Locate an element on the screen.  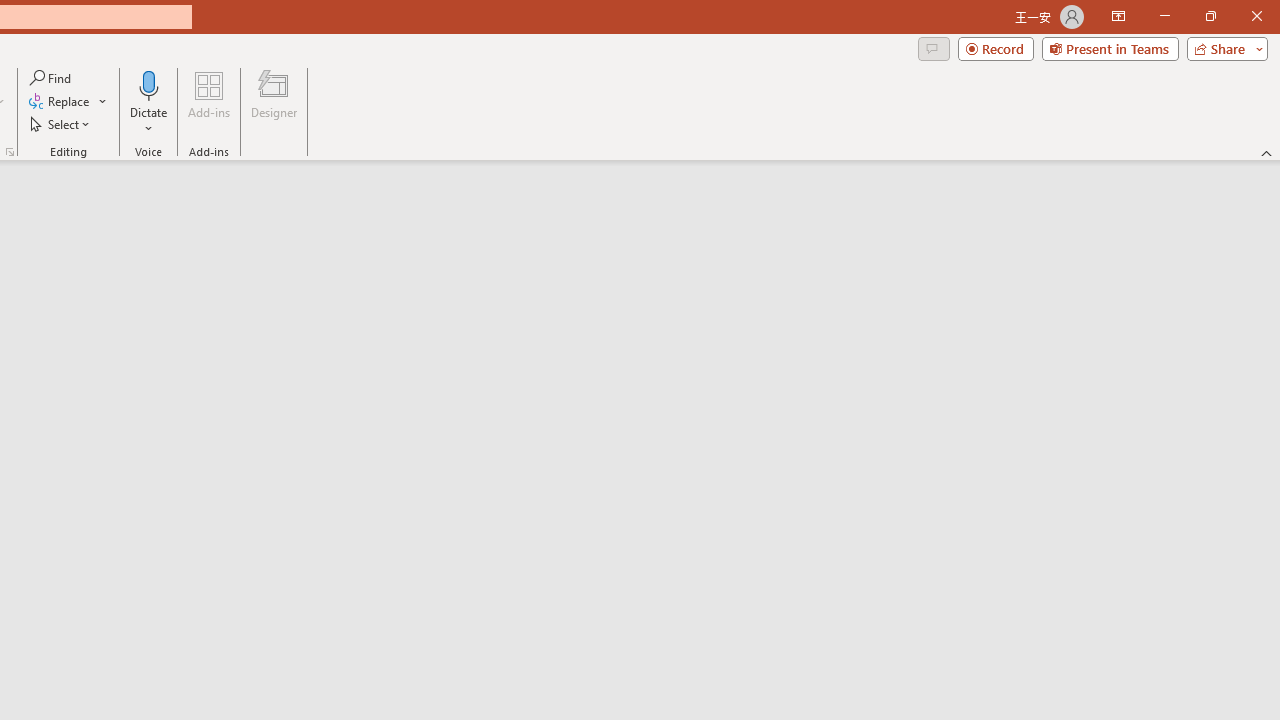
'Dictate' is located at coordinates (148, 103).